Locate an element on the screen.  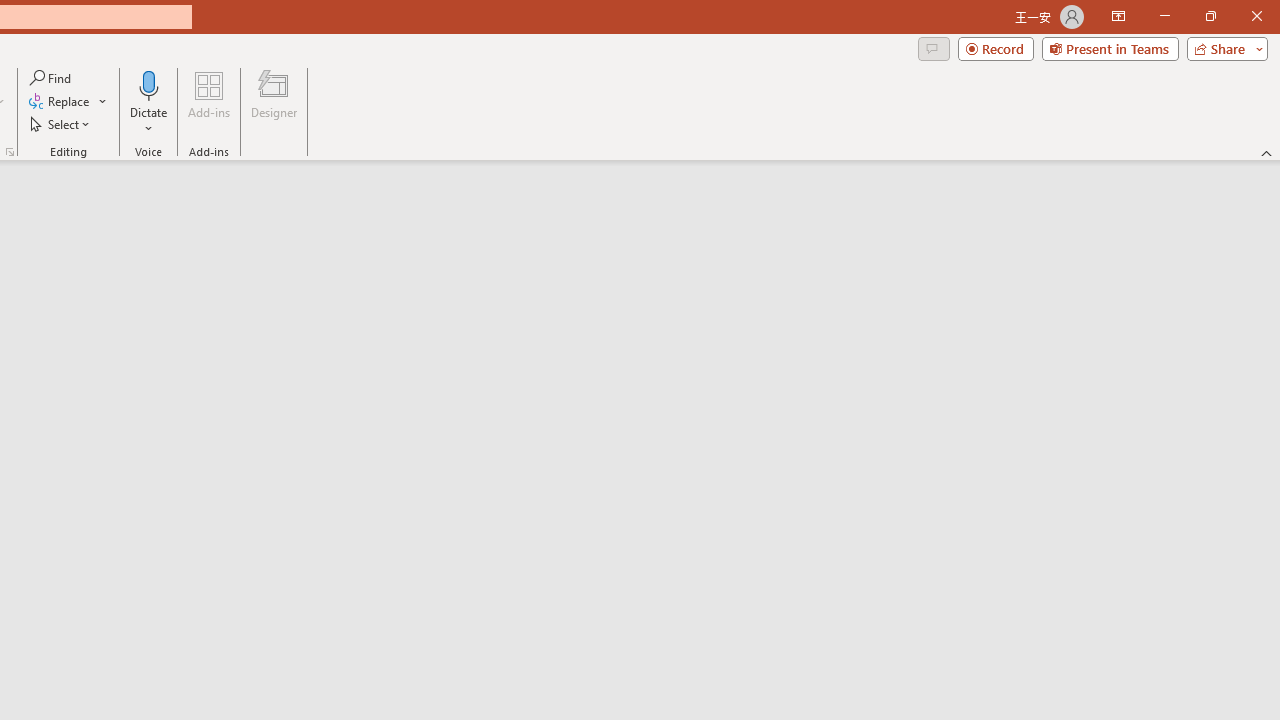
'Dictate' is located at coordinates (148, 103).